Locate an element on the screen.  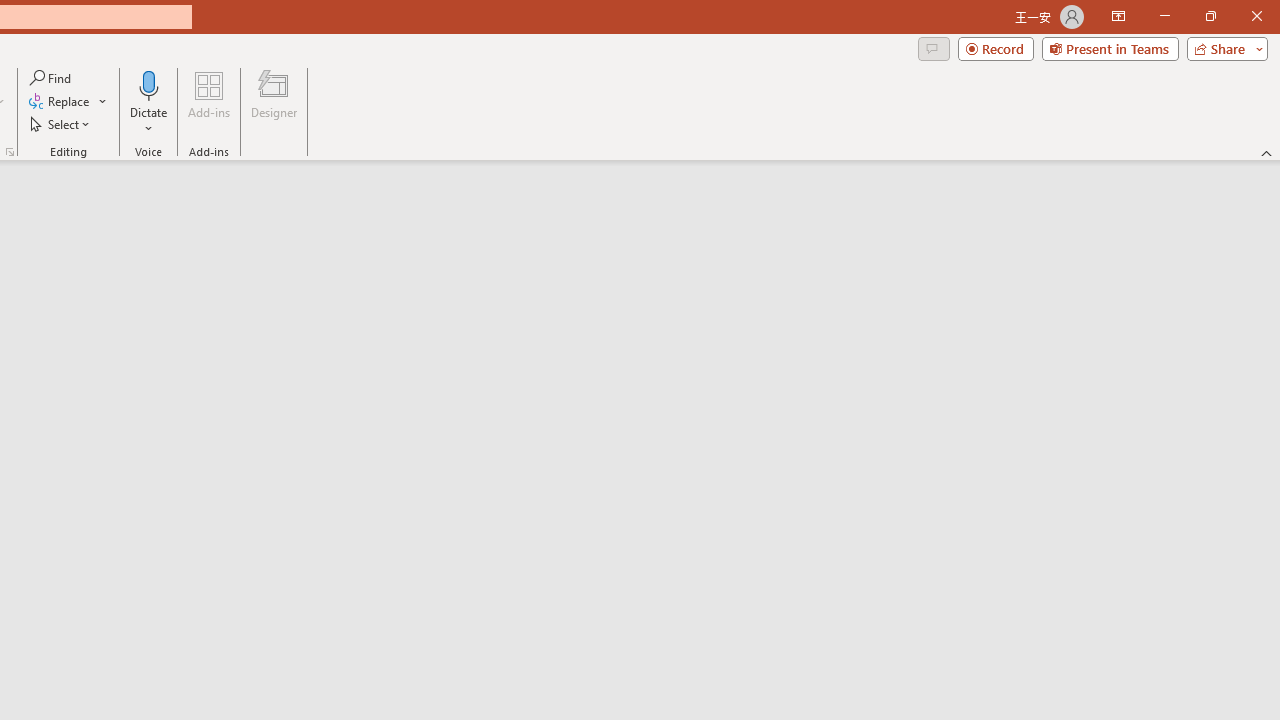
'Dictate' is located at coordinates (148, 103).